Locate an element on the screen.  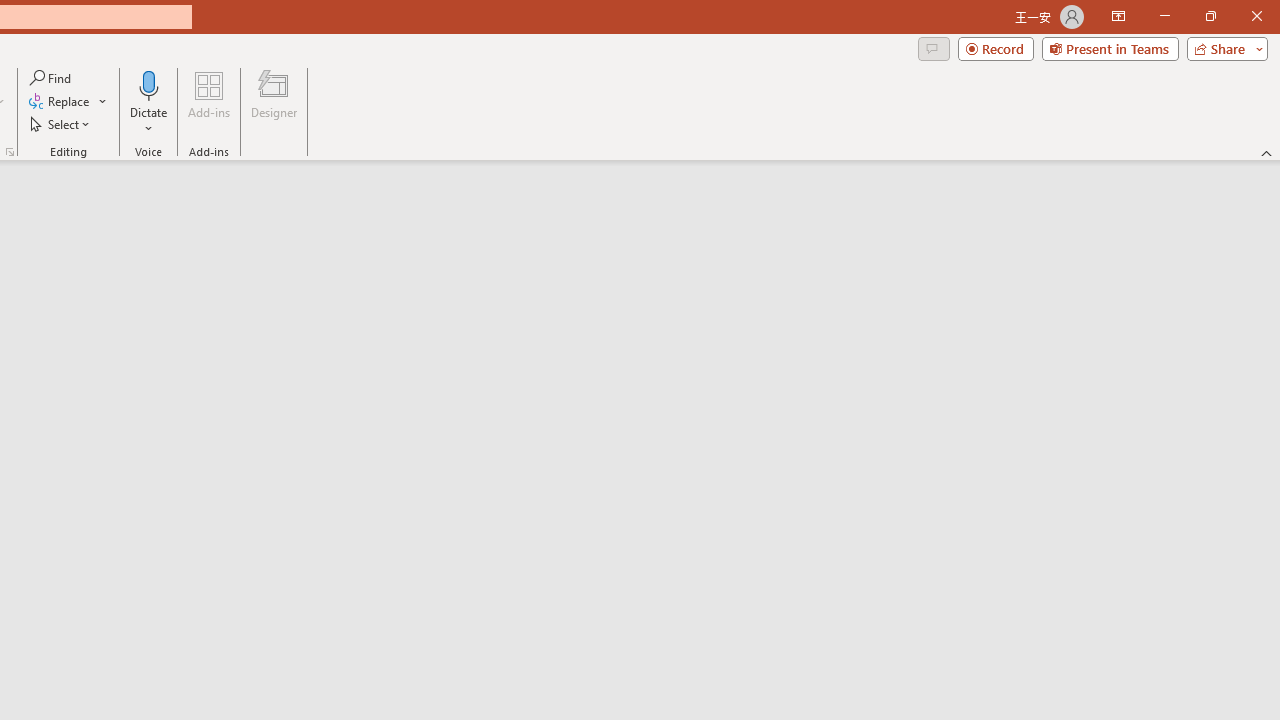
'Dictate' is located at coordinates (148, 103).